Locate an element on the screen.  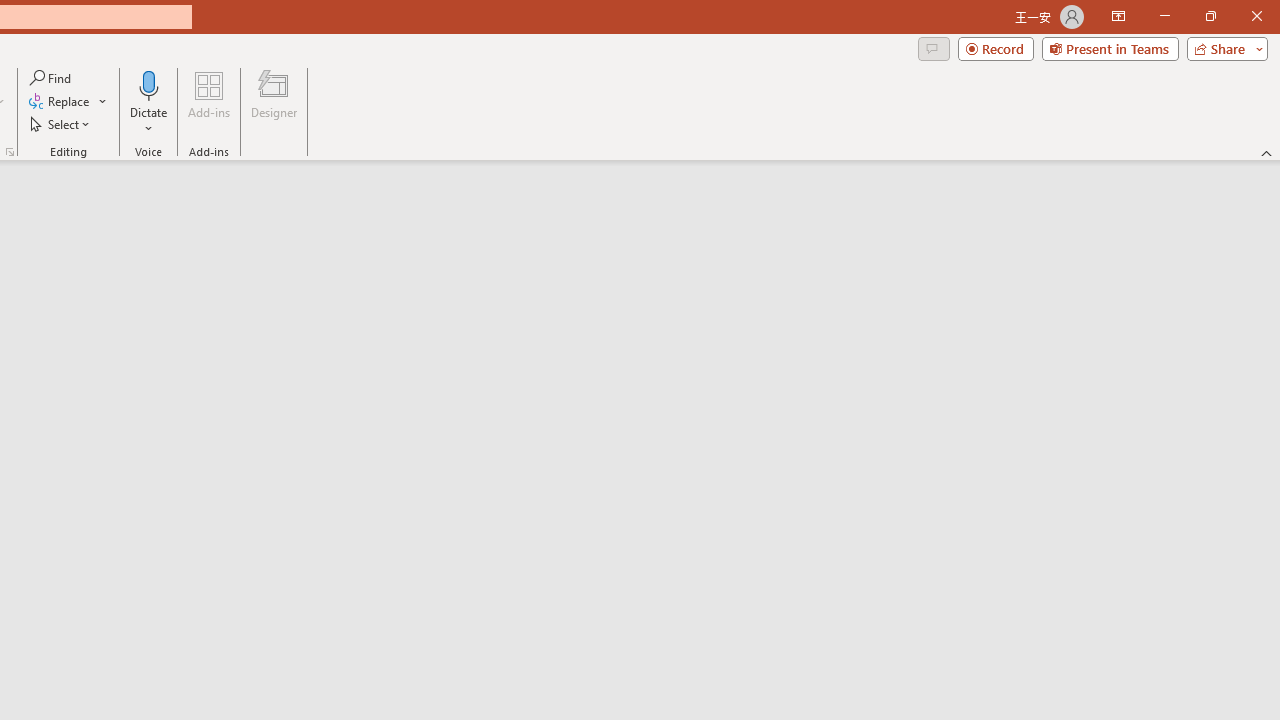
'Dictate' is located at coordinates (148, 103).